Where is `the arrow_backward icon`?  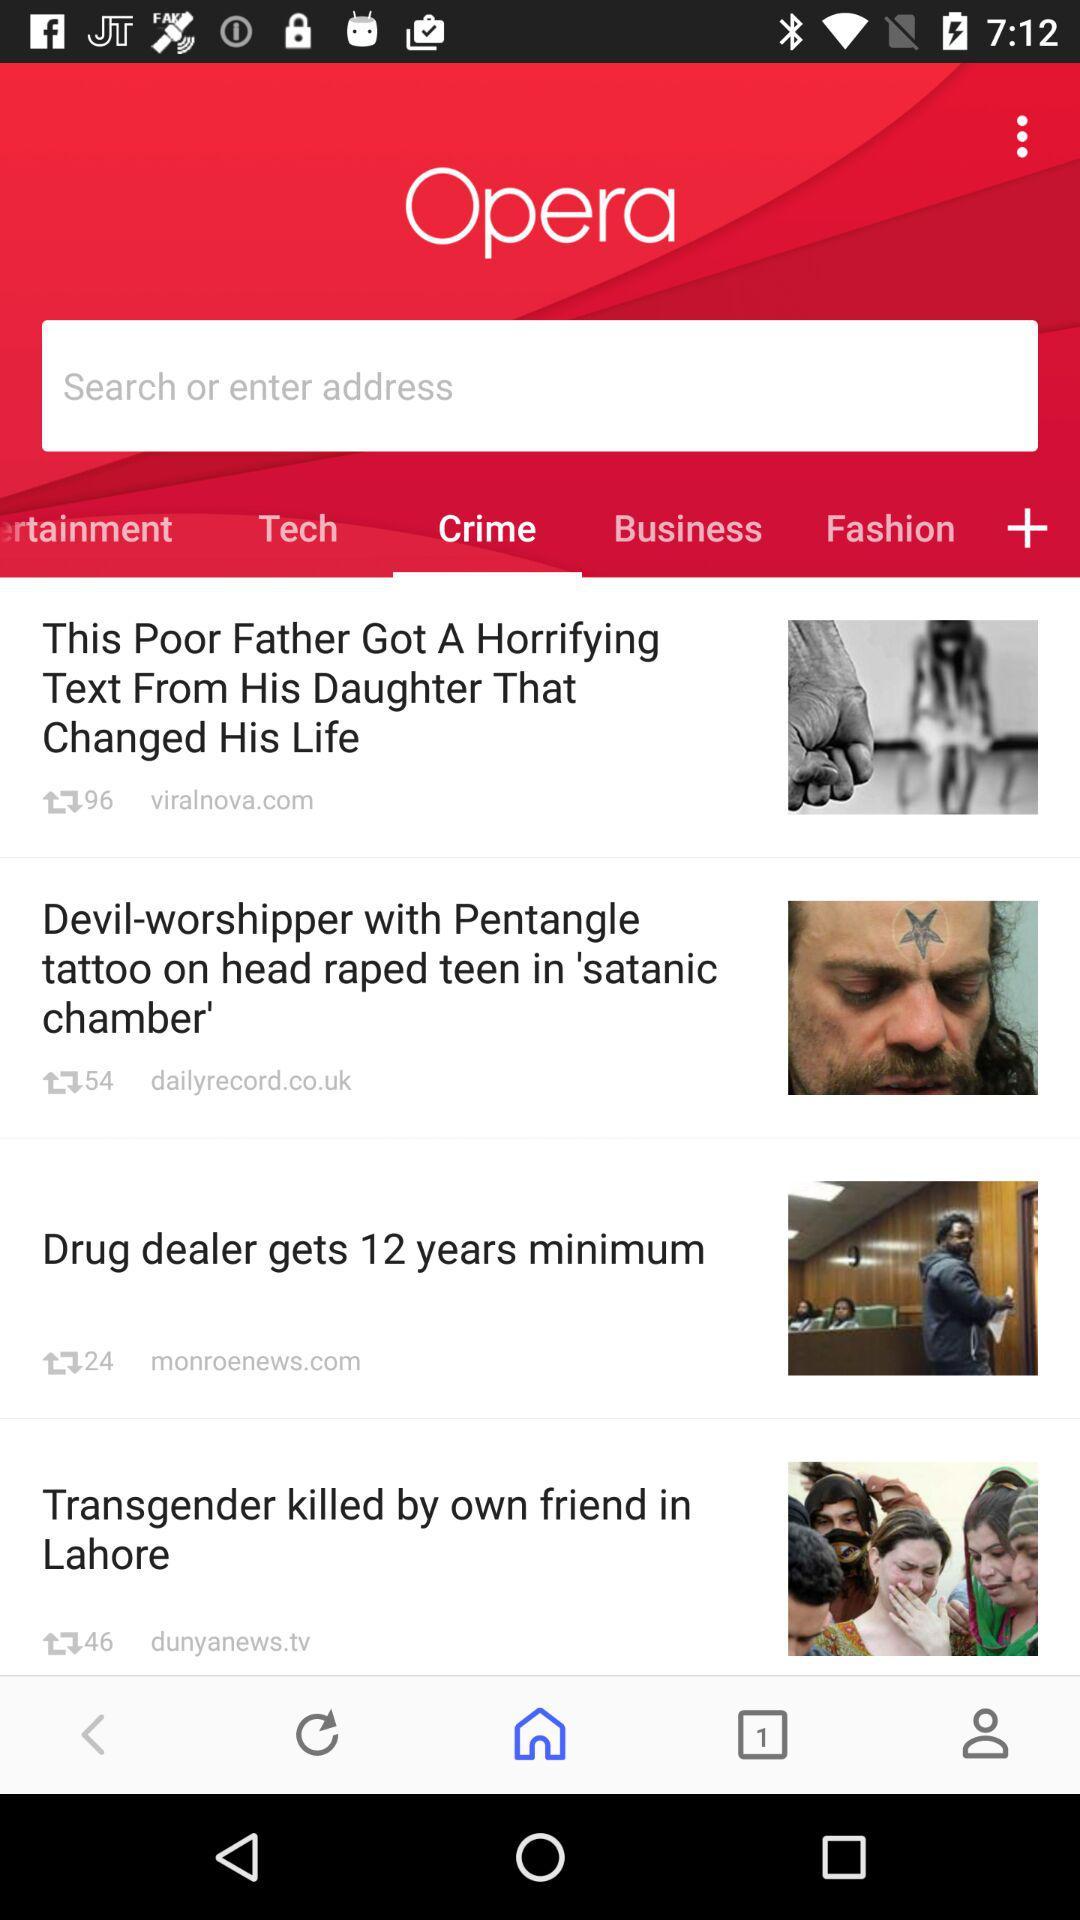
the arrow_backward icon is located at coordinates (94, 1733).